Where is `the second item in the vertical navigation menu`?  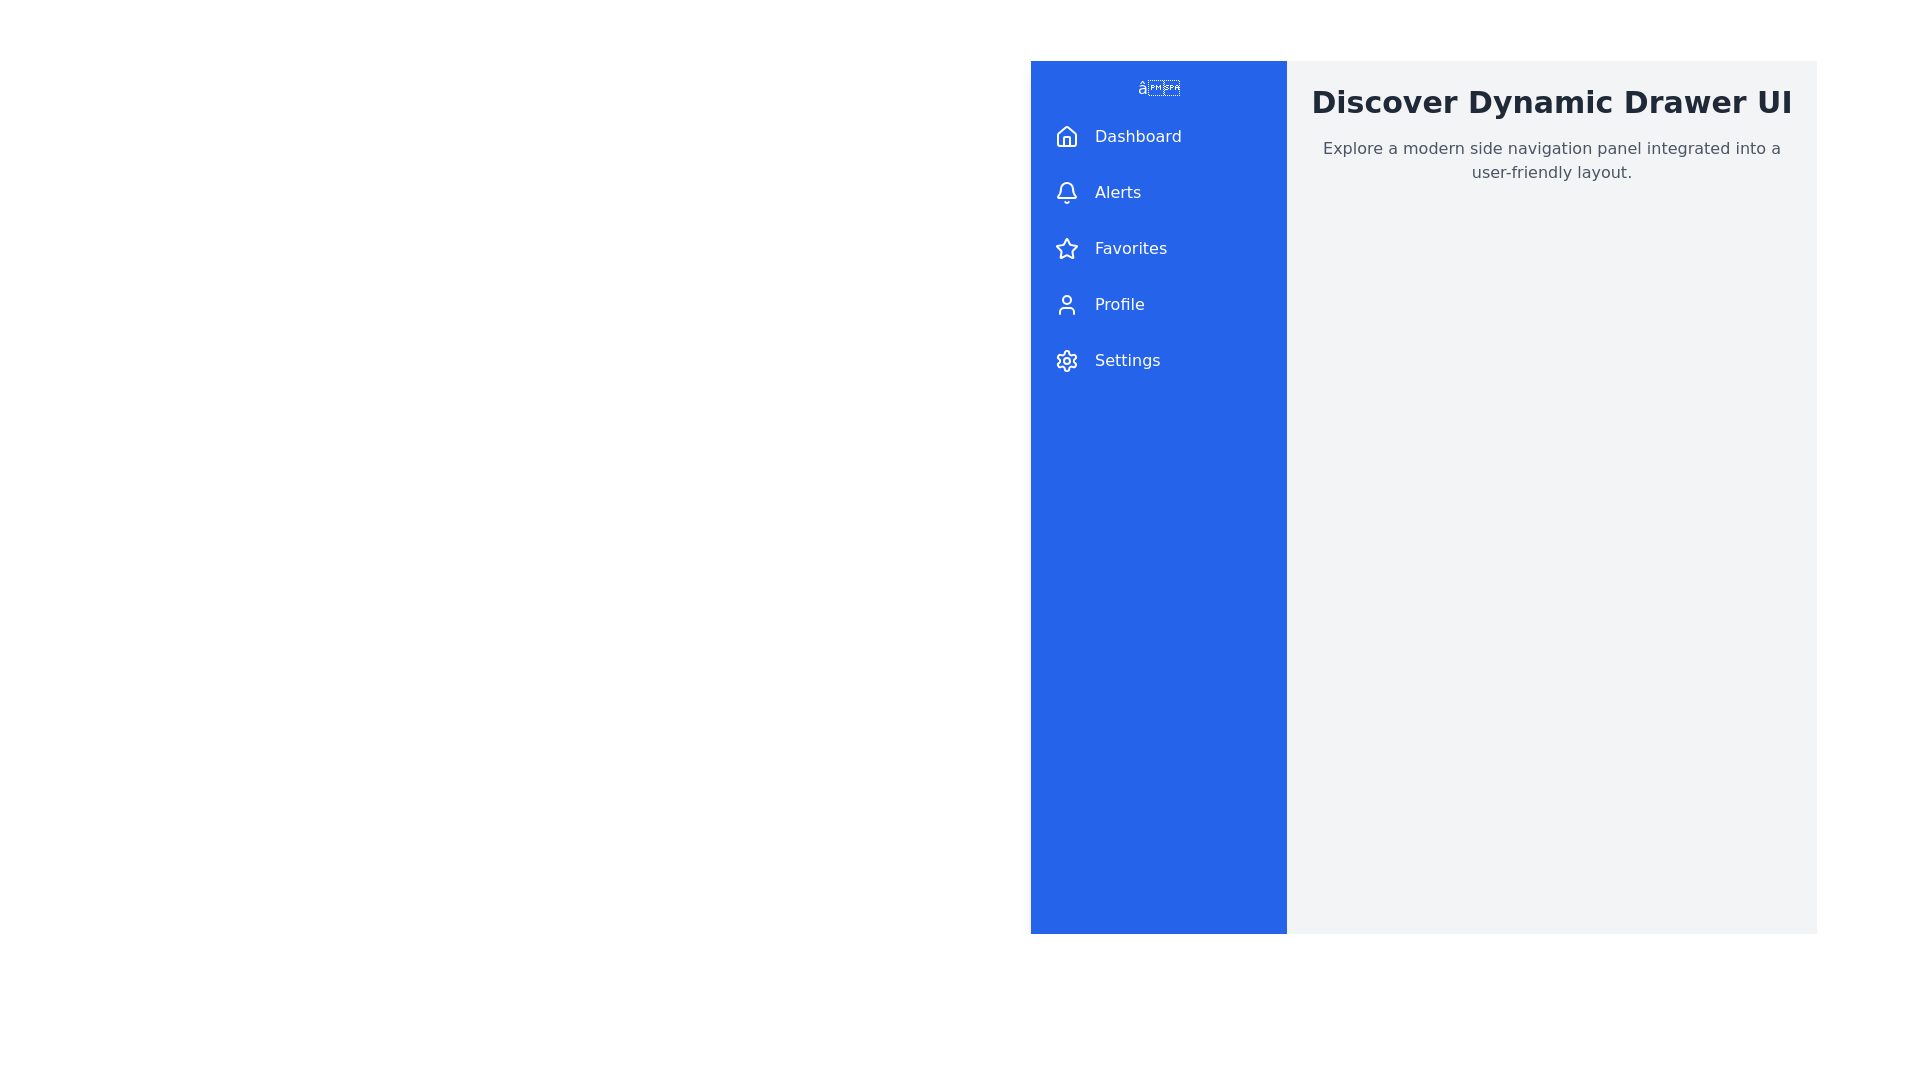 the second item in the vertical navigation menu is located at coordinates (1158, 192).